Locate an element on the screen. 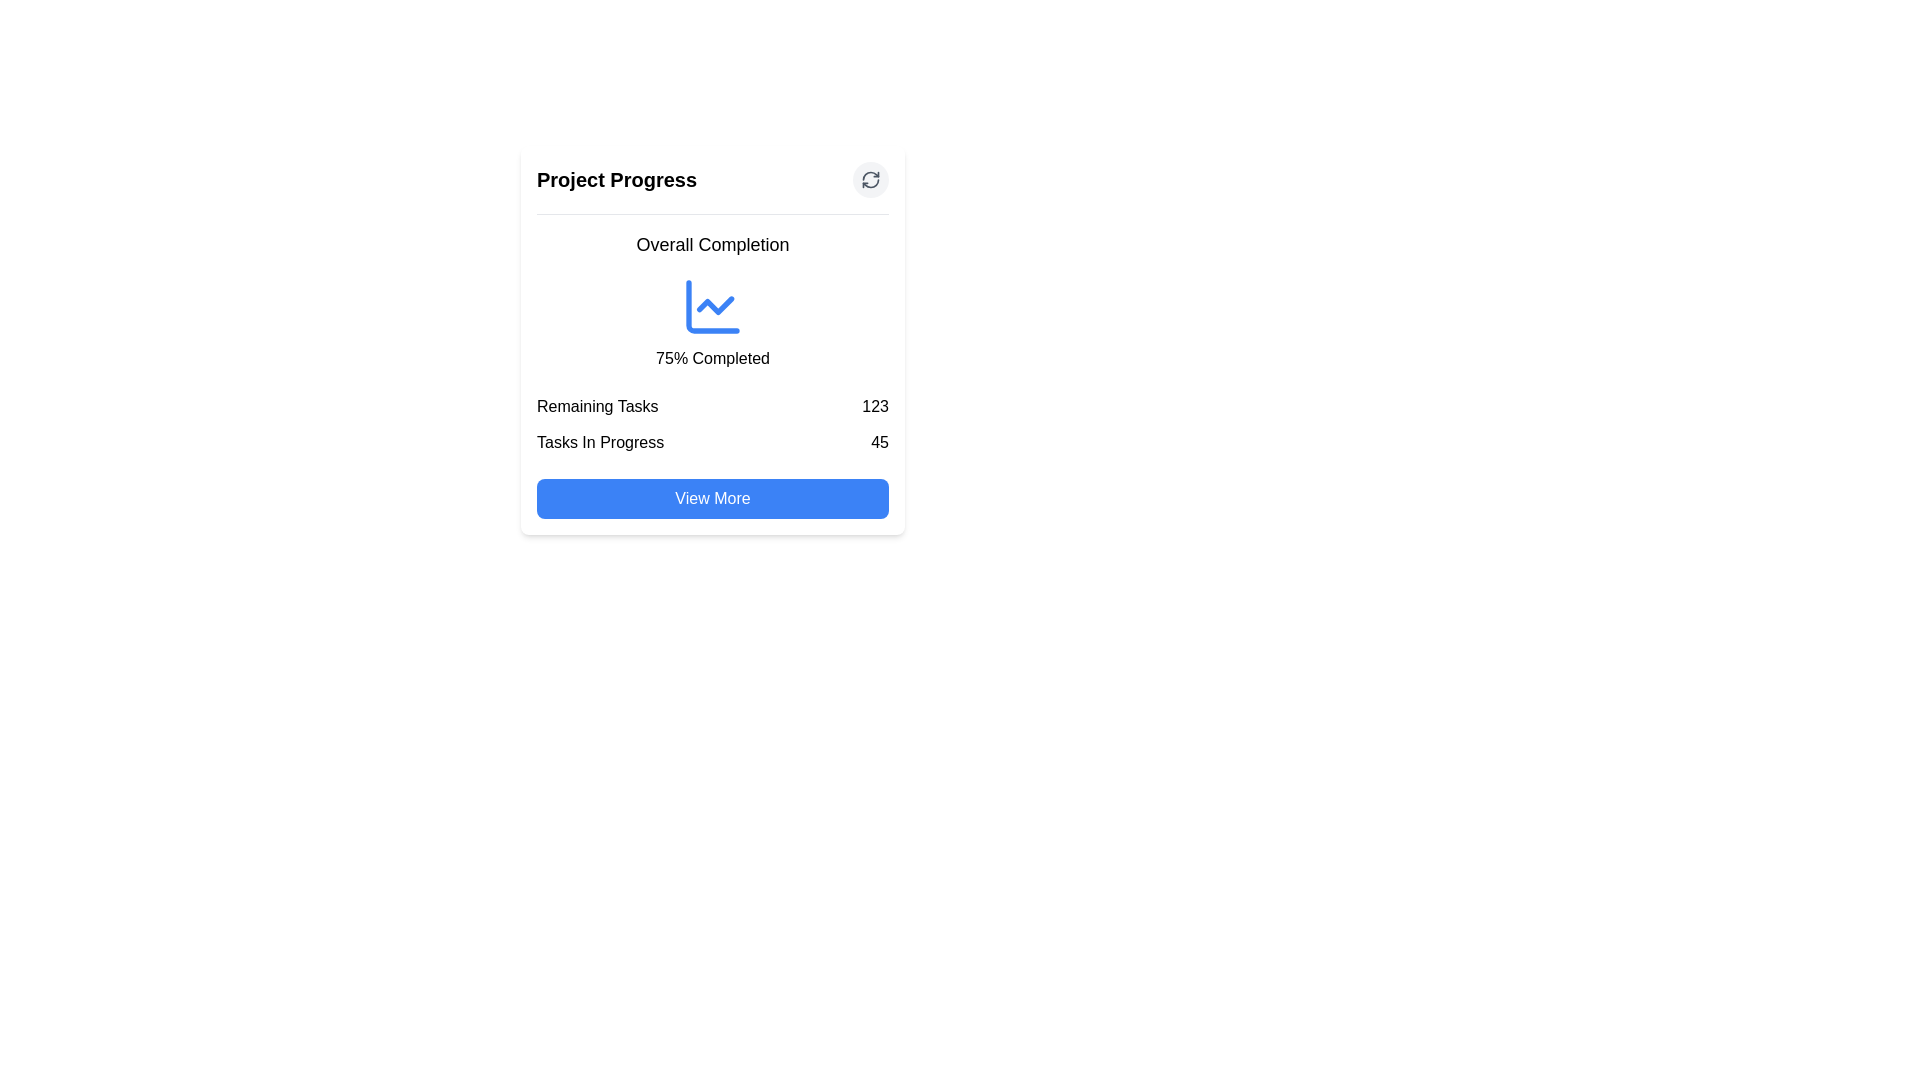 Image resolution: width=1920 pixels, height=1080 pixels. the line chart icon styled with blue and white colors, which is centrally located within the card layout under 'Overall Completion' and above '75% Completed' is located at coordinates (713, 307).